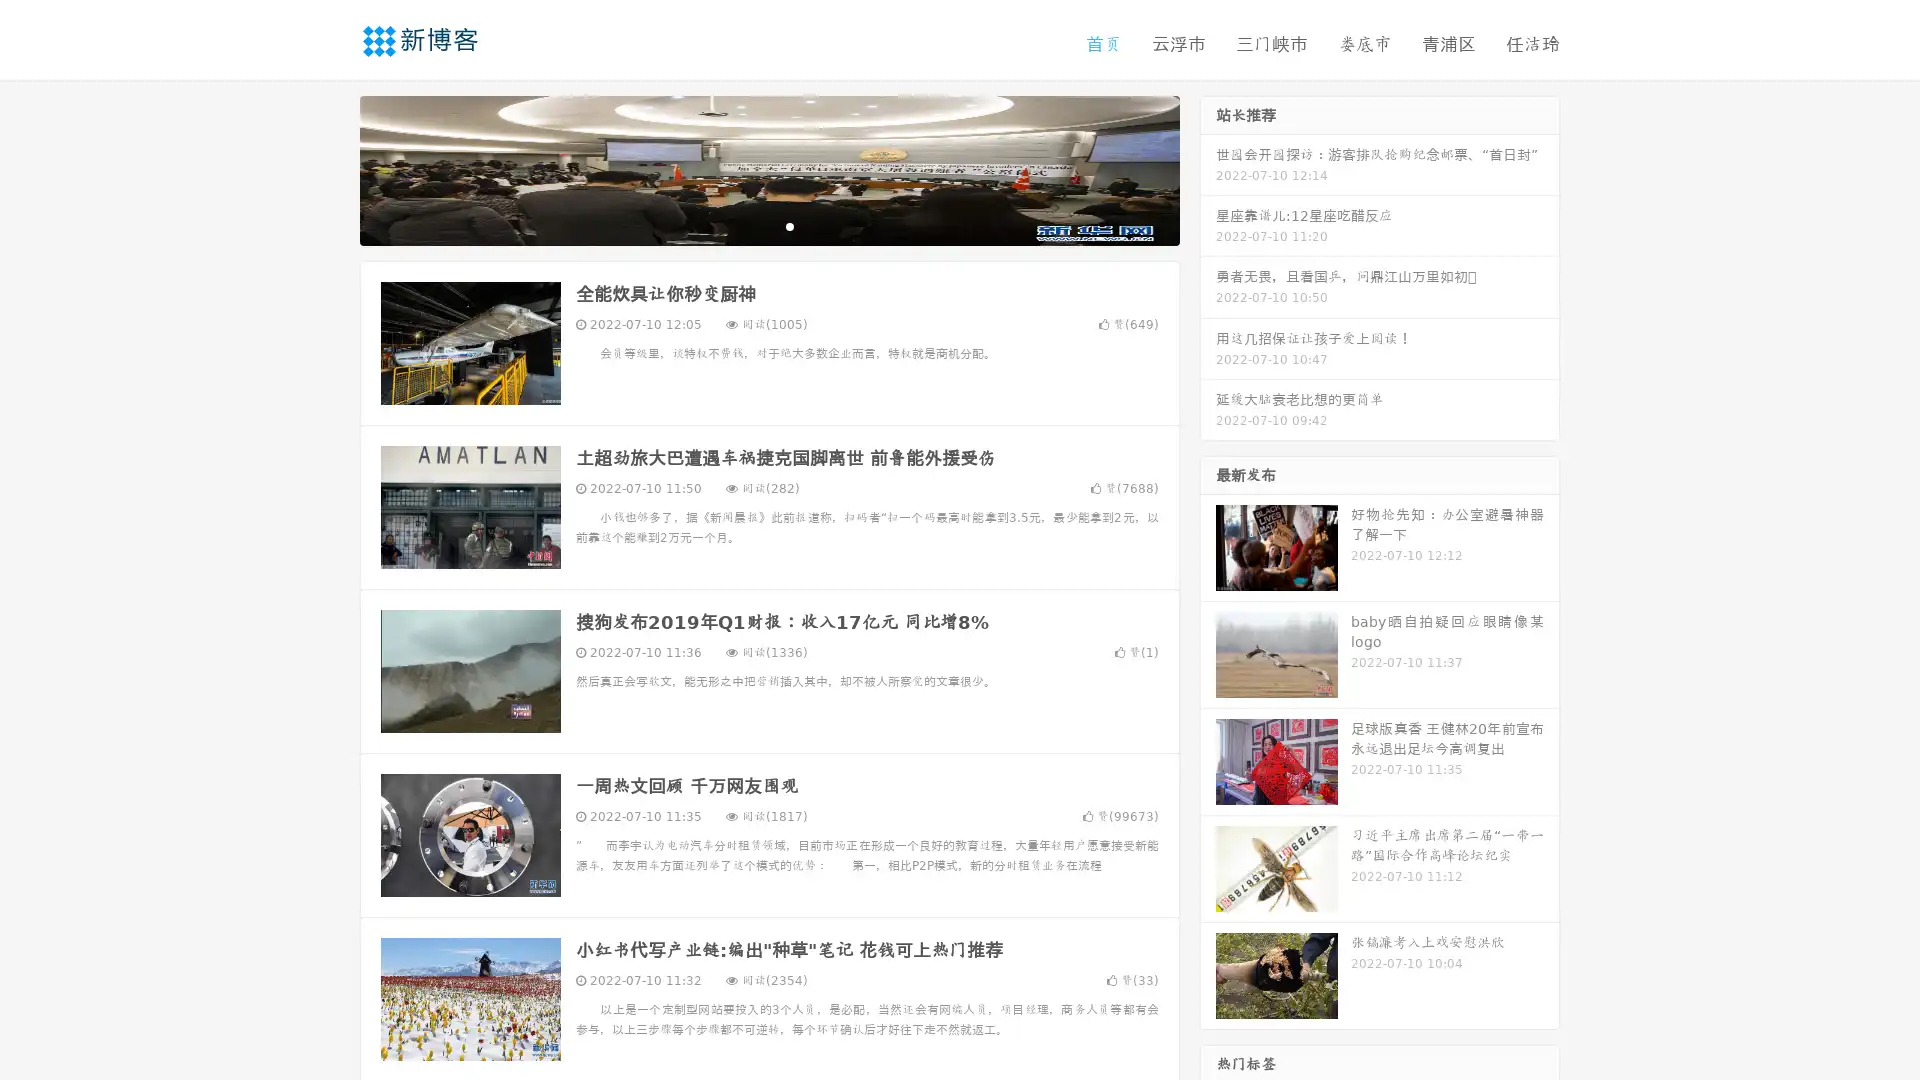 This screenshot has width=1920, height=1080. Describe the element at coordinates (789, 225) in the screenshot. I see `Go to slide 3` at that location.